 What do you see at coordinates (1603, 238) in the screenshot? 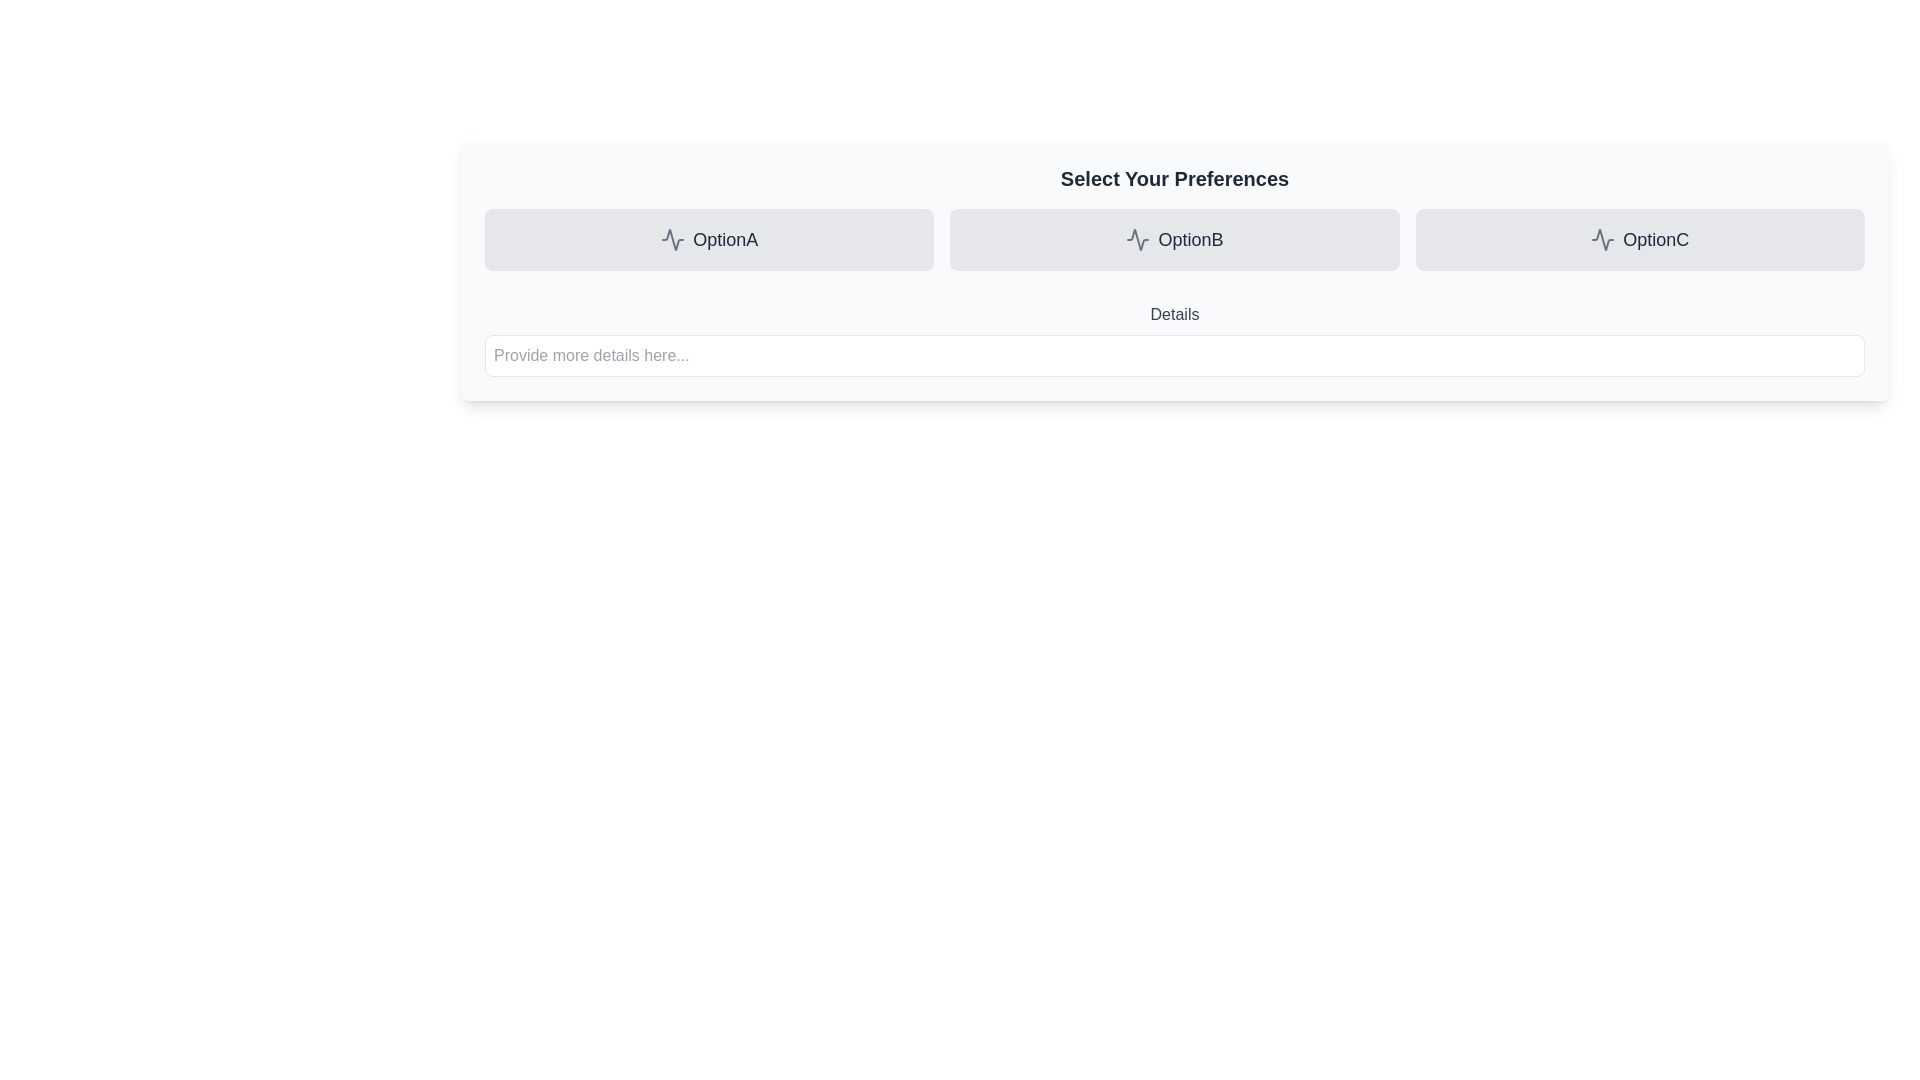
I see `the icon that visually indicates the 'OptionC' button, which is positioned to the left of the button label text` at bounding box center [1603, 238].